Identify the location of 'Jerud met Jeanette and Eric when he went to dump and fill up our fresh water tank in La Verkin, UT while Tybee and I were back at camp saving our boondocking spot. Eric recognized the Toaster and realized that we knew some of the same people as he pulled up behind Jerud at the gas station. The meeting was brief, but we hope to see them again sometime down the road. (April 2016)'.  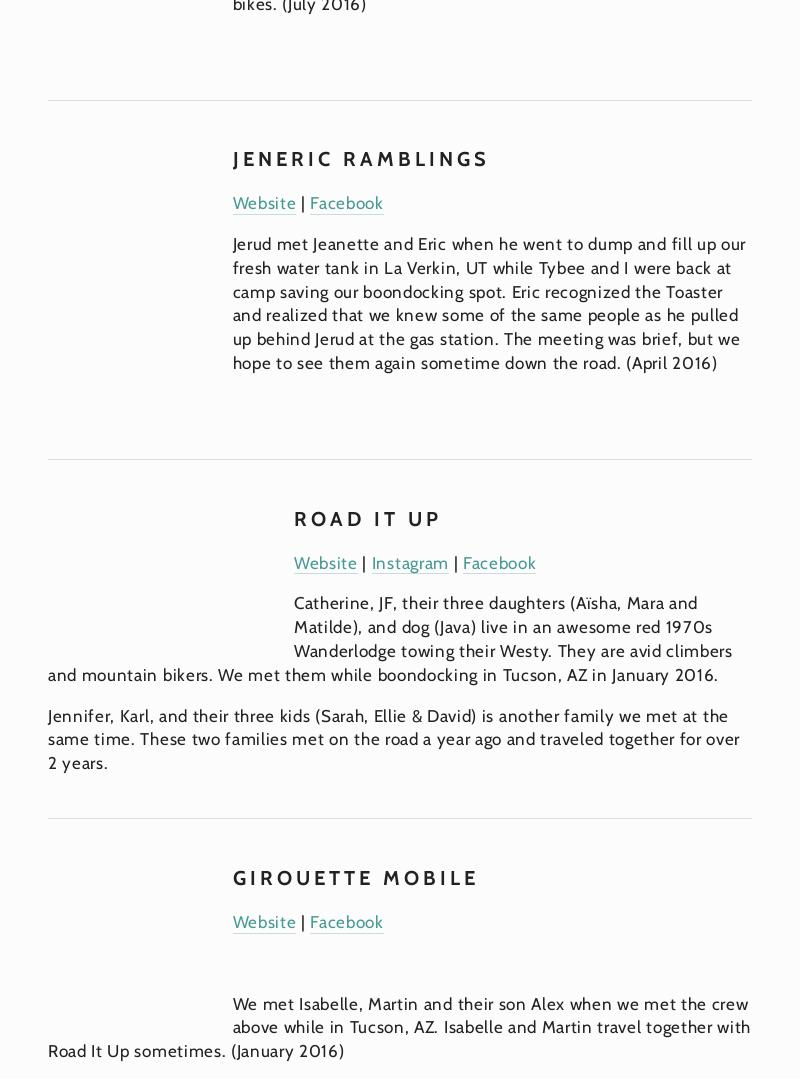
(491, 301).